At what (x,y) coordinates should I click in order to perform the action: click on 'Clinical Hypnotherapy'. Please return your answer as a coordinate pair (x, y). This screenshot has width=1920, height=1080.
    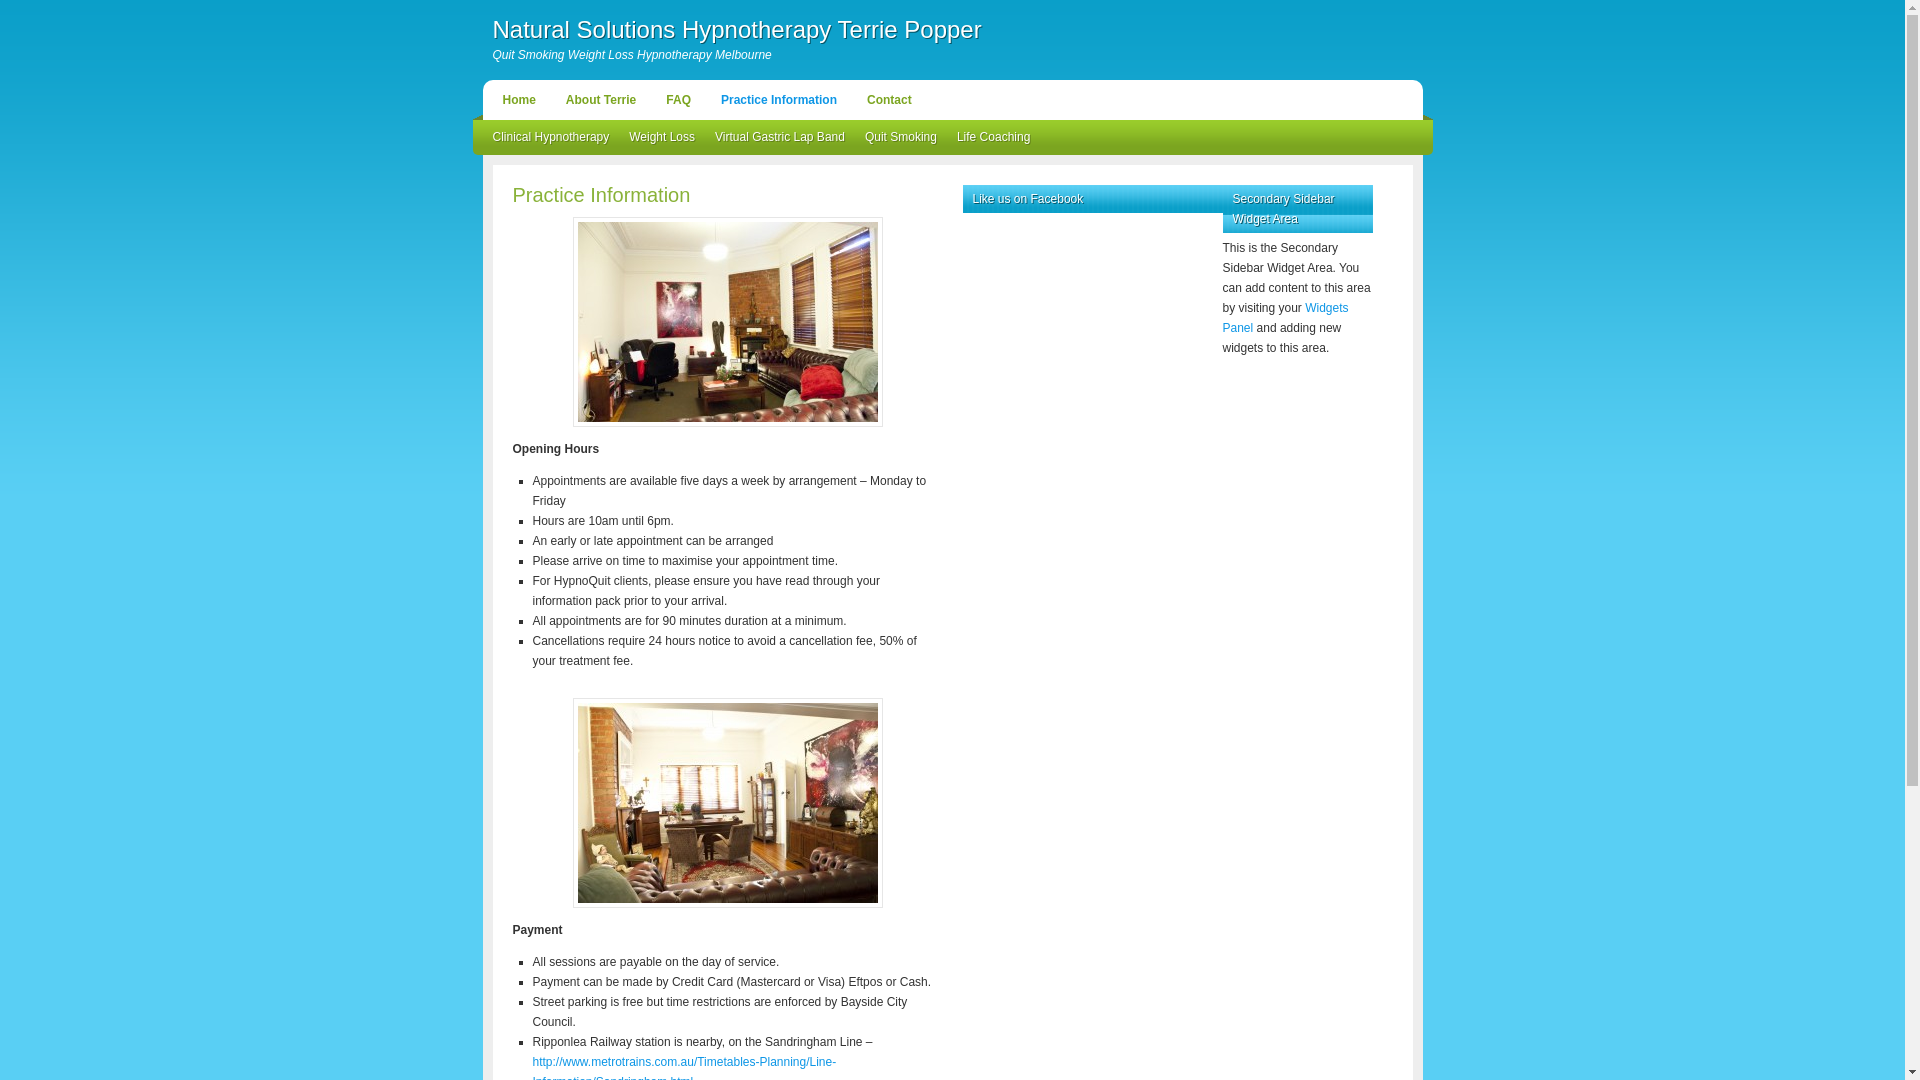
    Looking at the image, I should click on (550, 136).